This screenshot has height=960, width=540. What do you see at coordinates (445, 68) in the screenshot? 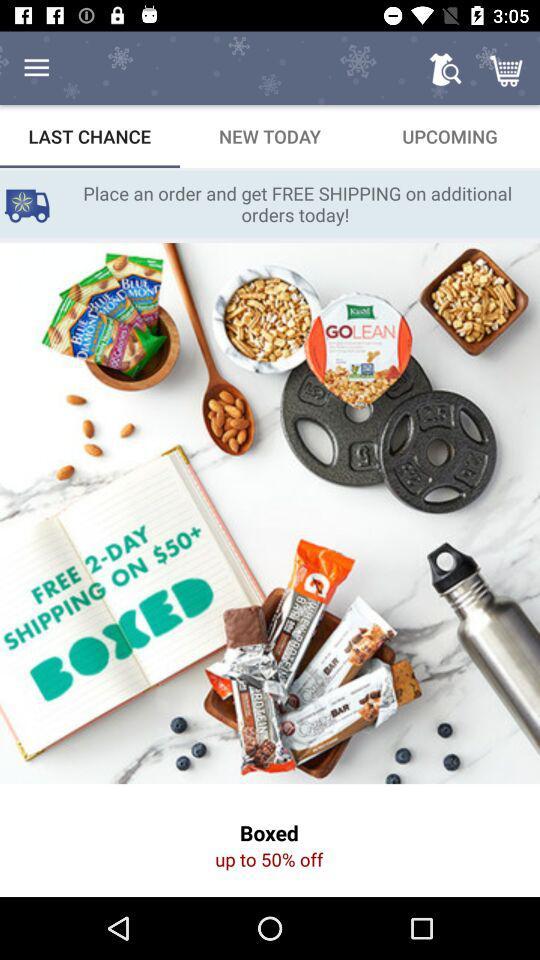
I see `the item above upcoming item` at bounding box center [445, 68].